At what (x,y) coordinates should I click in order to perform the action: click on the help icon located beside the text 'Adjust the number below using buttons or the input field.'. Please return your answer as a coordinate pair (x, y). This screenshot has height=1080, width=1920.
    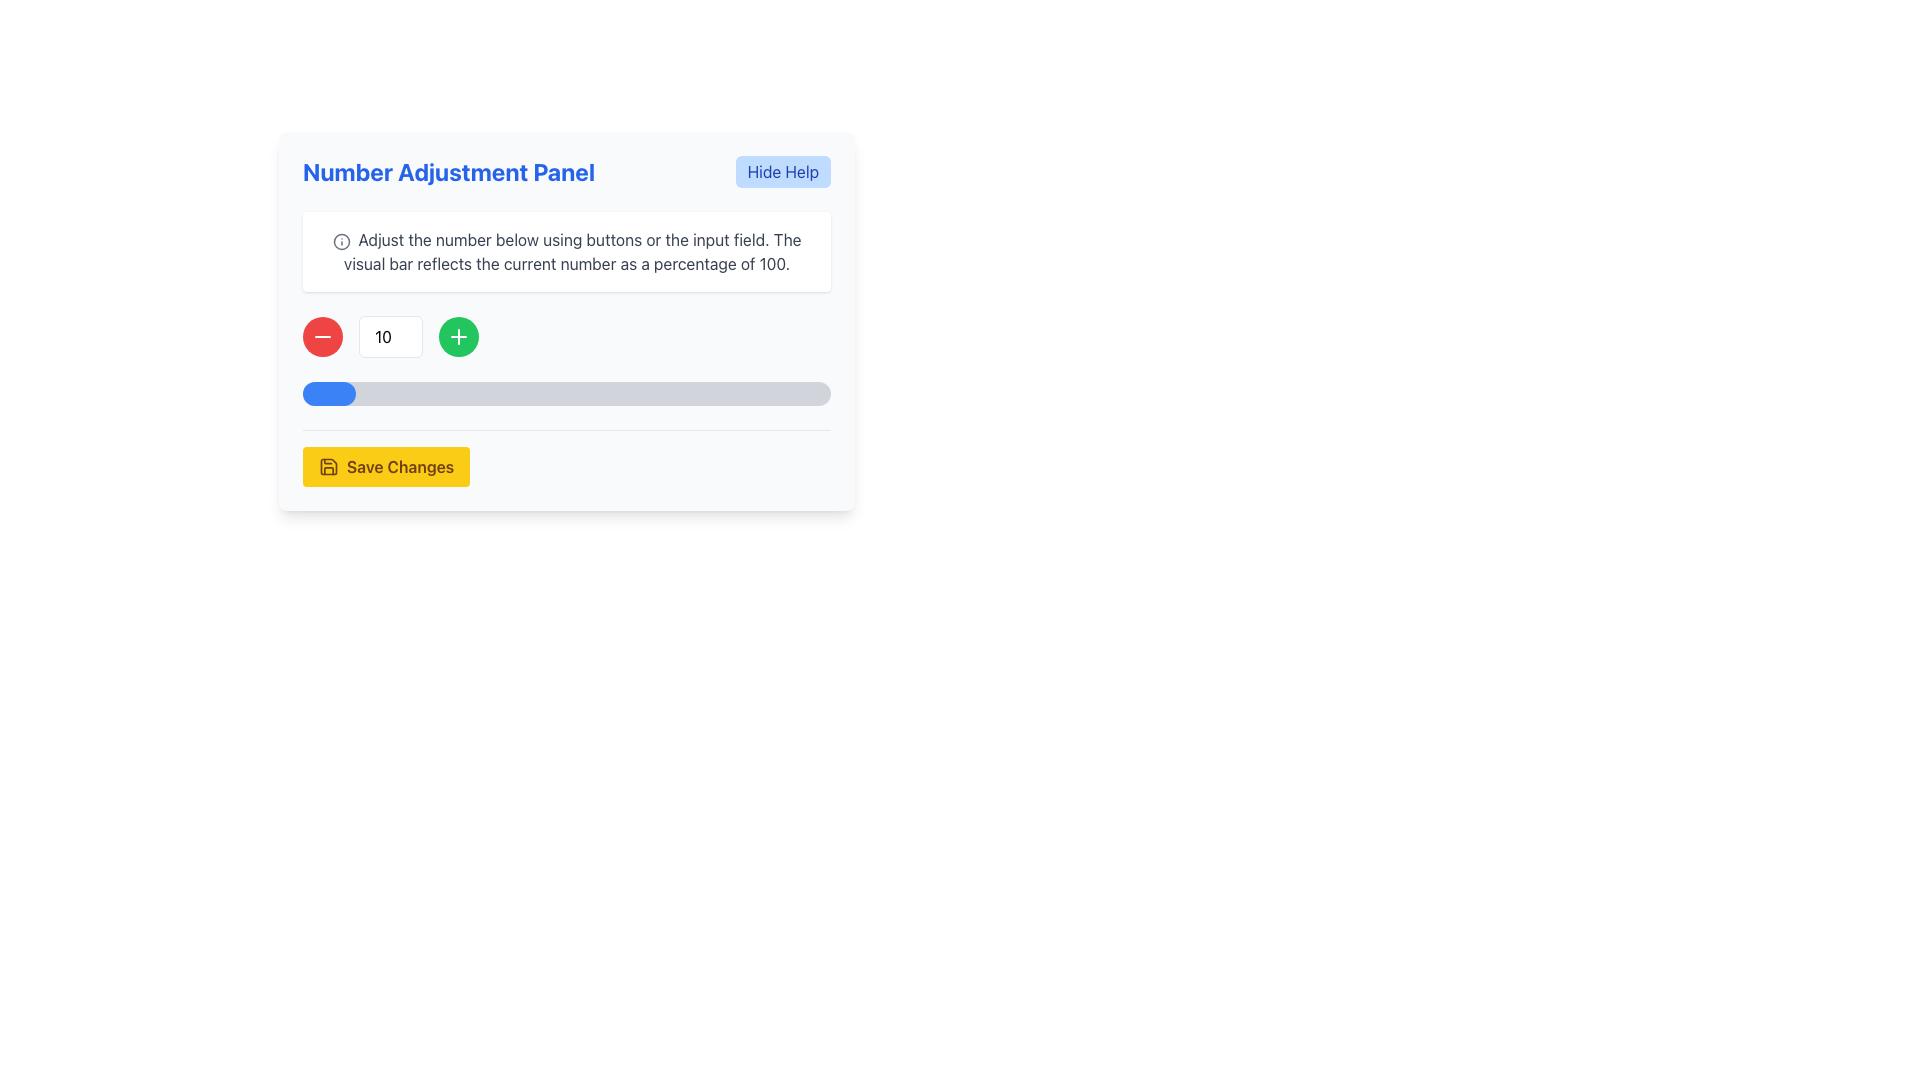
    Looking at the image, I should click on (341, 240).